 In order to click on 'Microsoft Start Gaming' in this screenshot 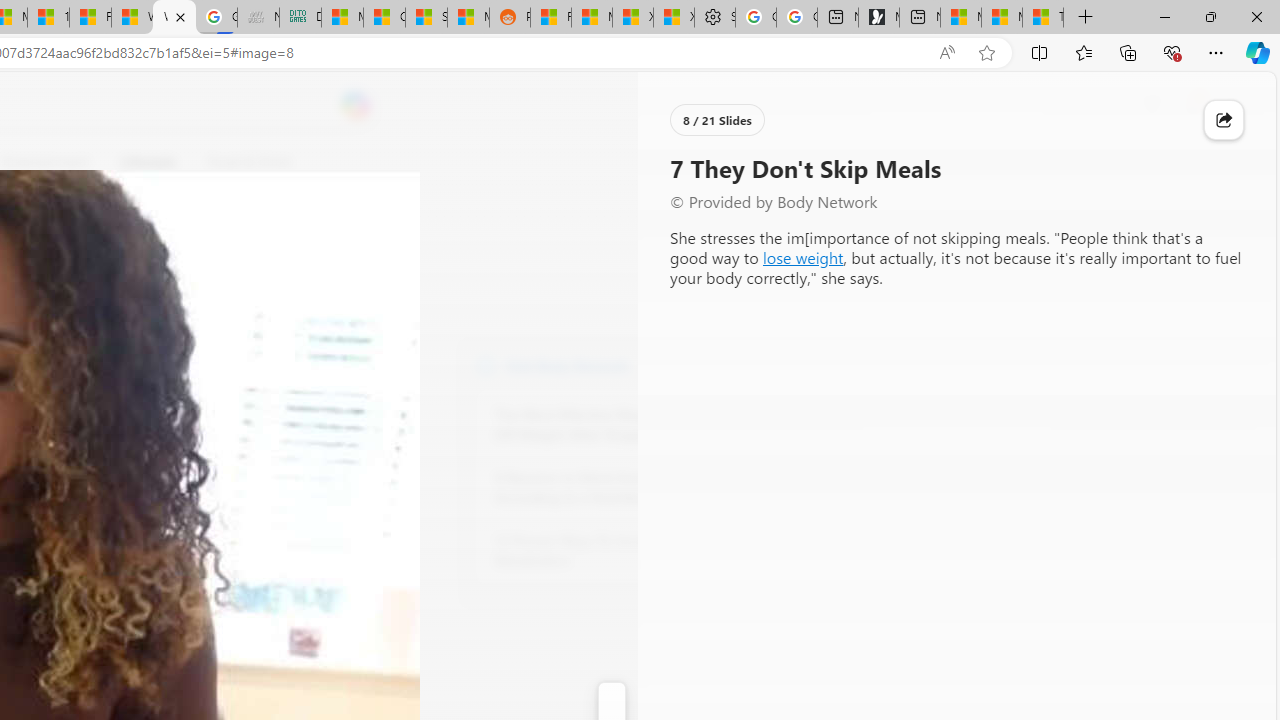, I will do `click(878, 17)`.